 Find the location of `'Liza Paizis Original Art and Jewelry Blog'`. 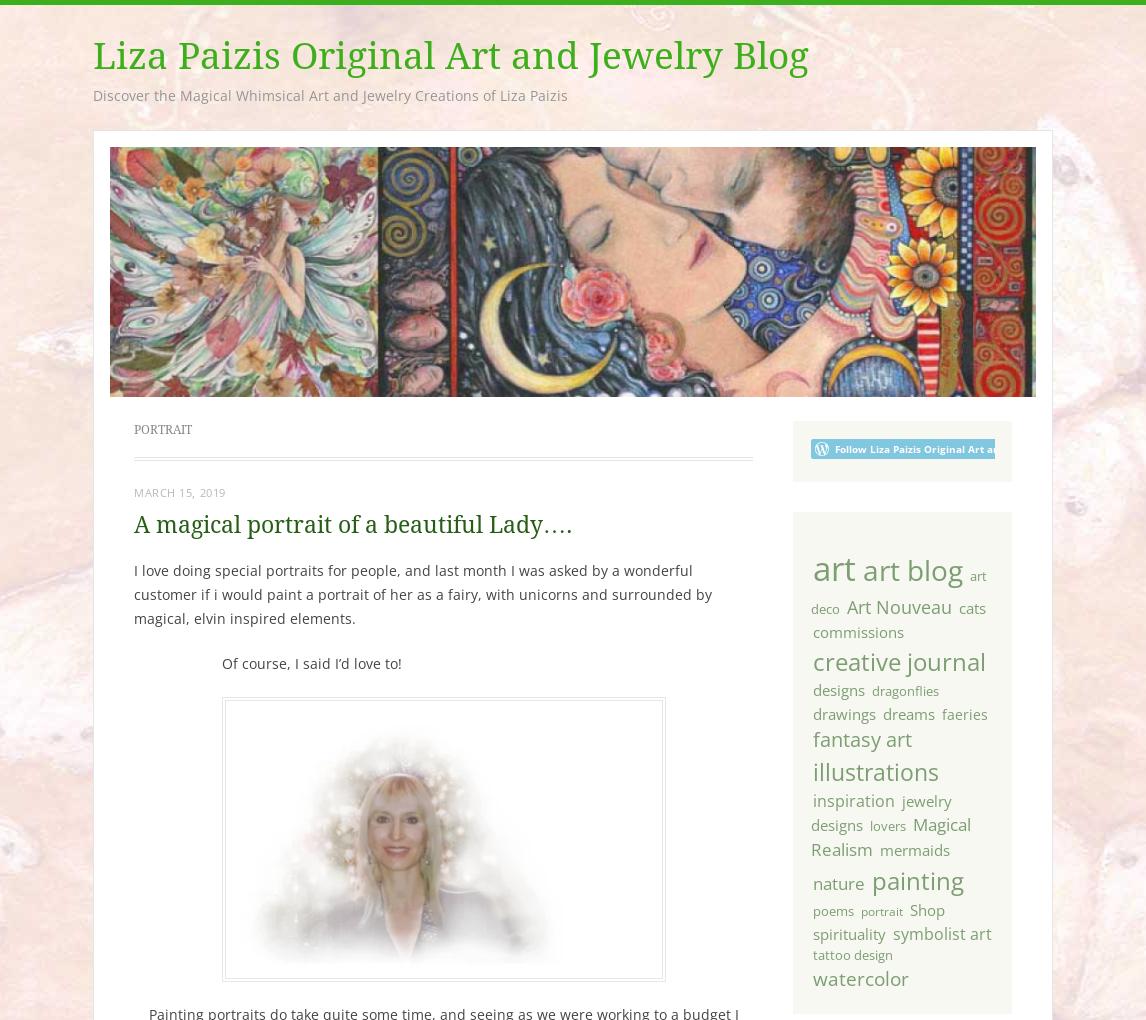

'Liza Paizis Original Art and Jewelry Blog' is located at coordinates (449, 56).